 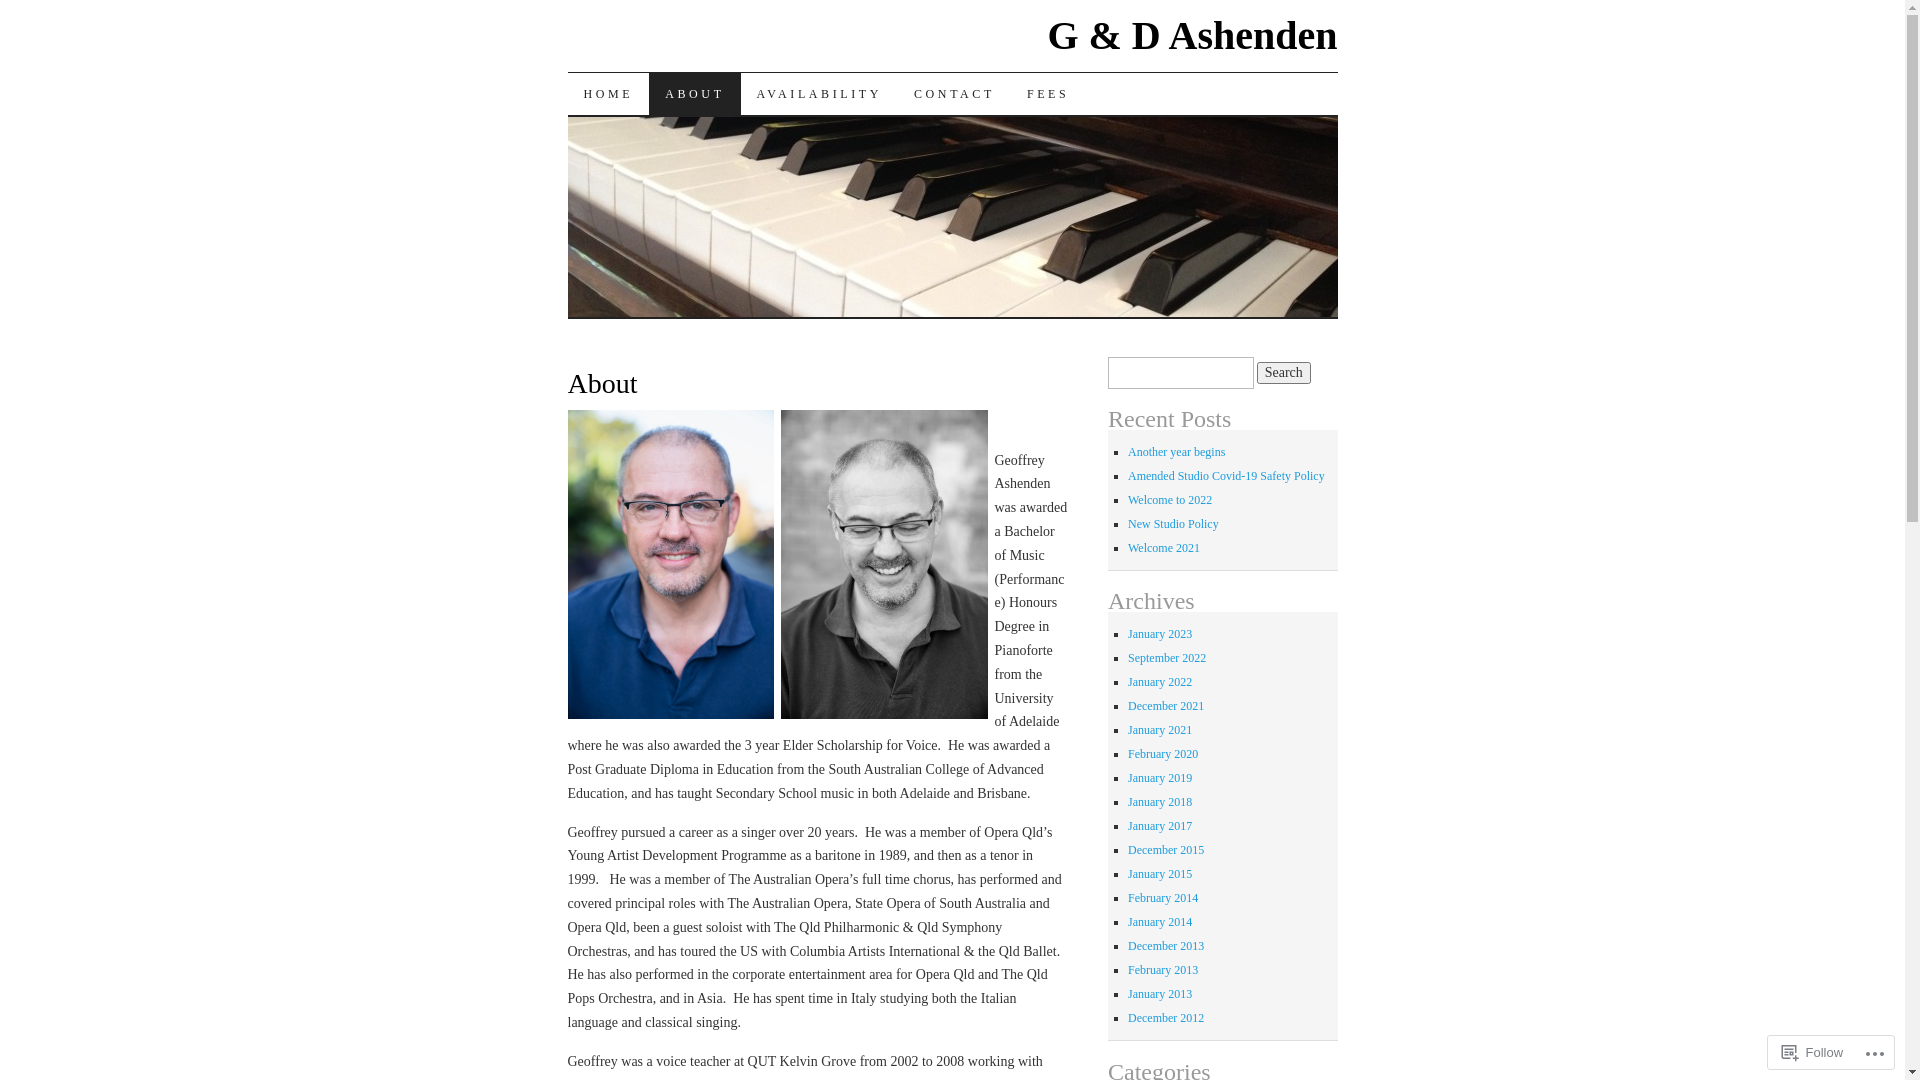 I want to click on 'FEES', so click(x=1011, y=93).